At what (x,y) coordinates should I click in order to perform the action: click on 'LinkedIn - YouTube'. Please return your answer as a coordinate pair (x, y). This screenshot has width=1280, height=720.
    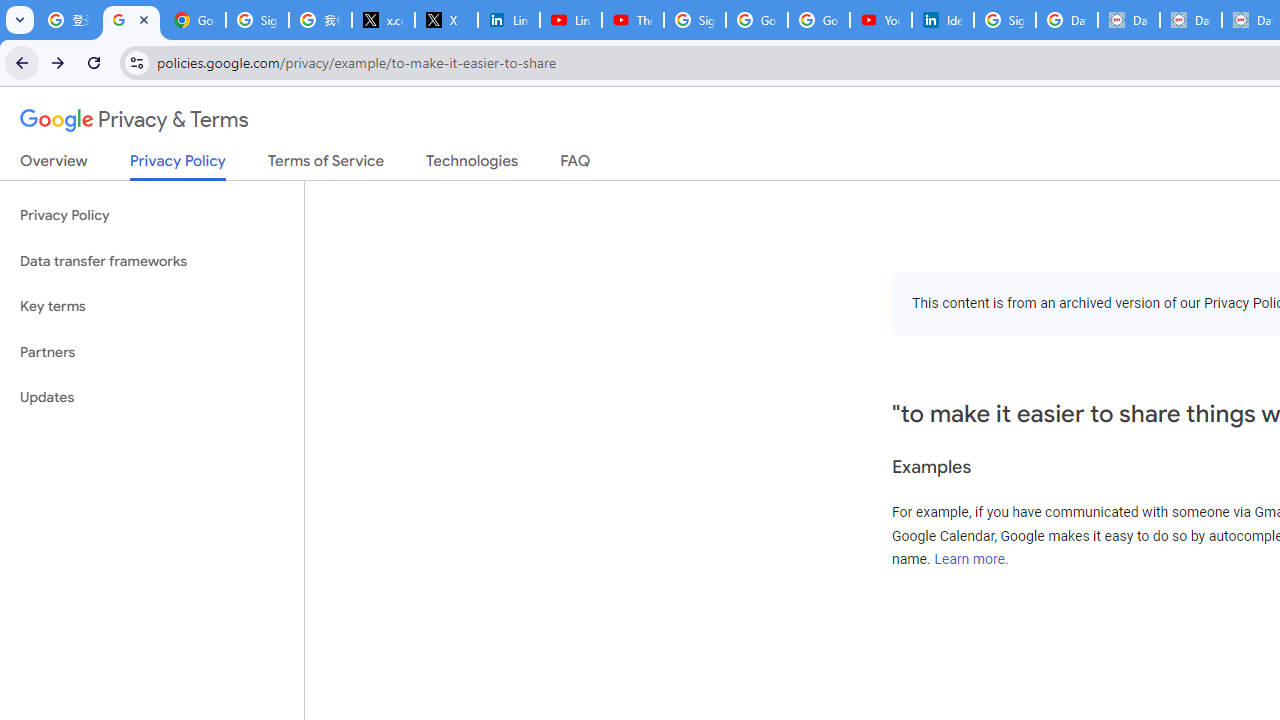
    Looking at the image, I should click on (569, 20).